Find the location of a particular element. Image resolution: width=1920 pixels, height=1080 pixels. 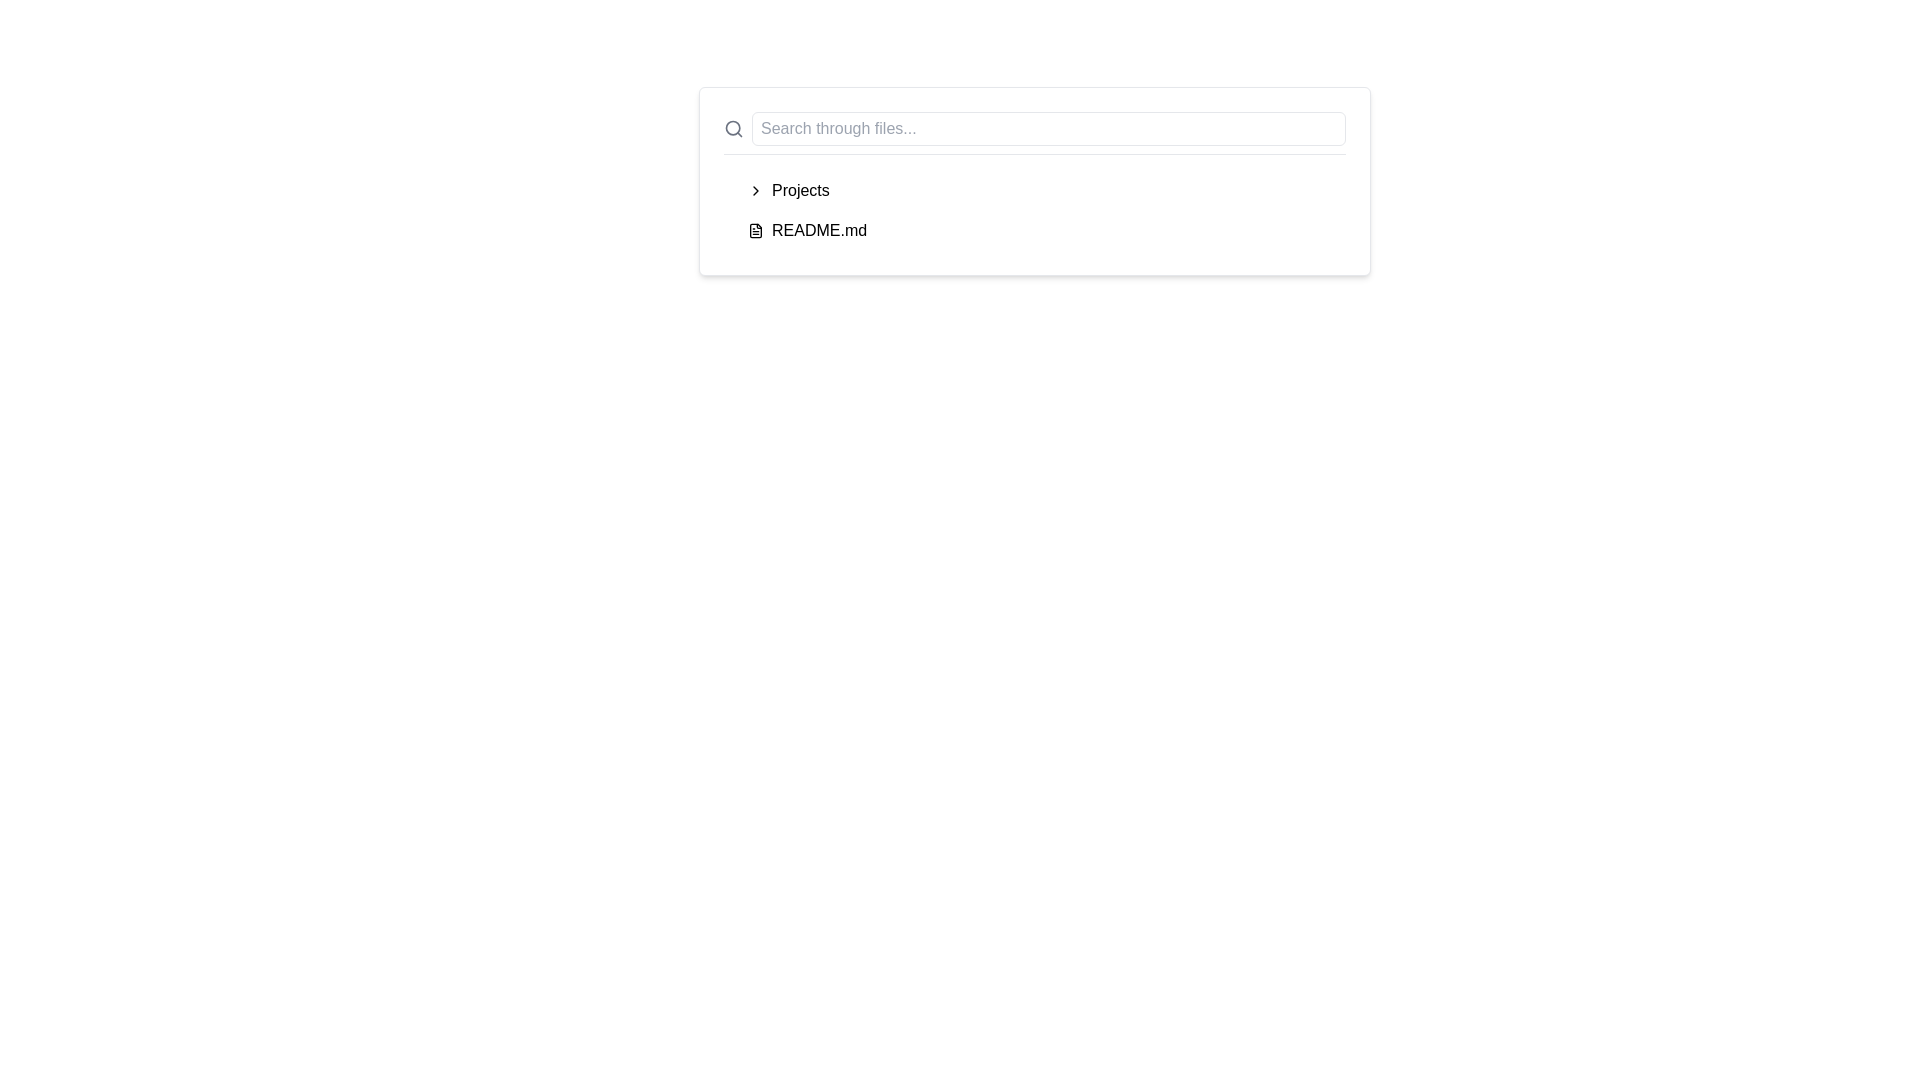

the Search Icon located on the left side of the search input field is located at coordinates (733, 128).